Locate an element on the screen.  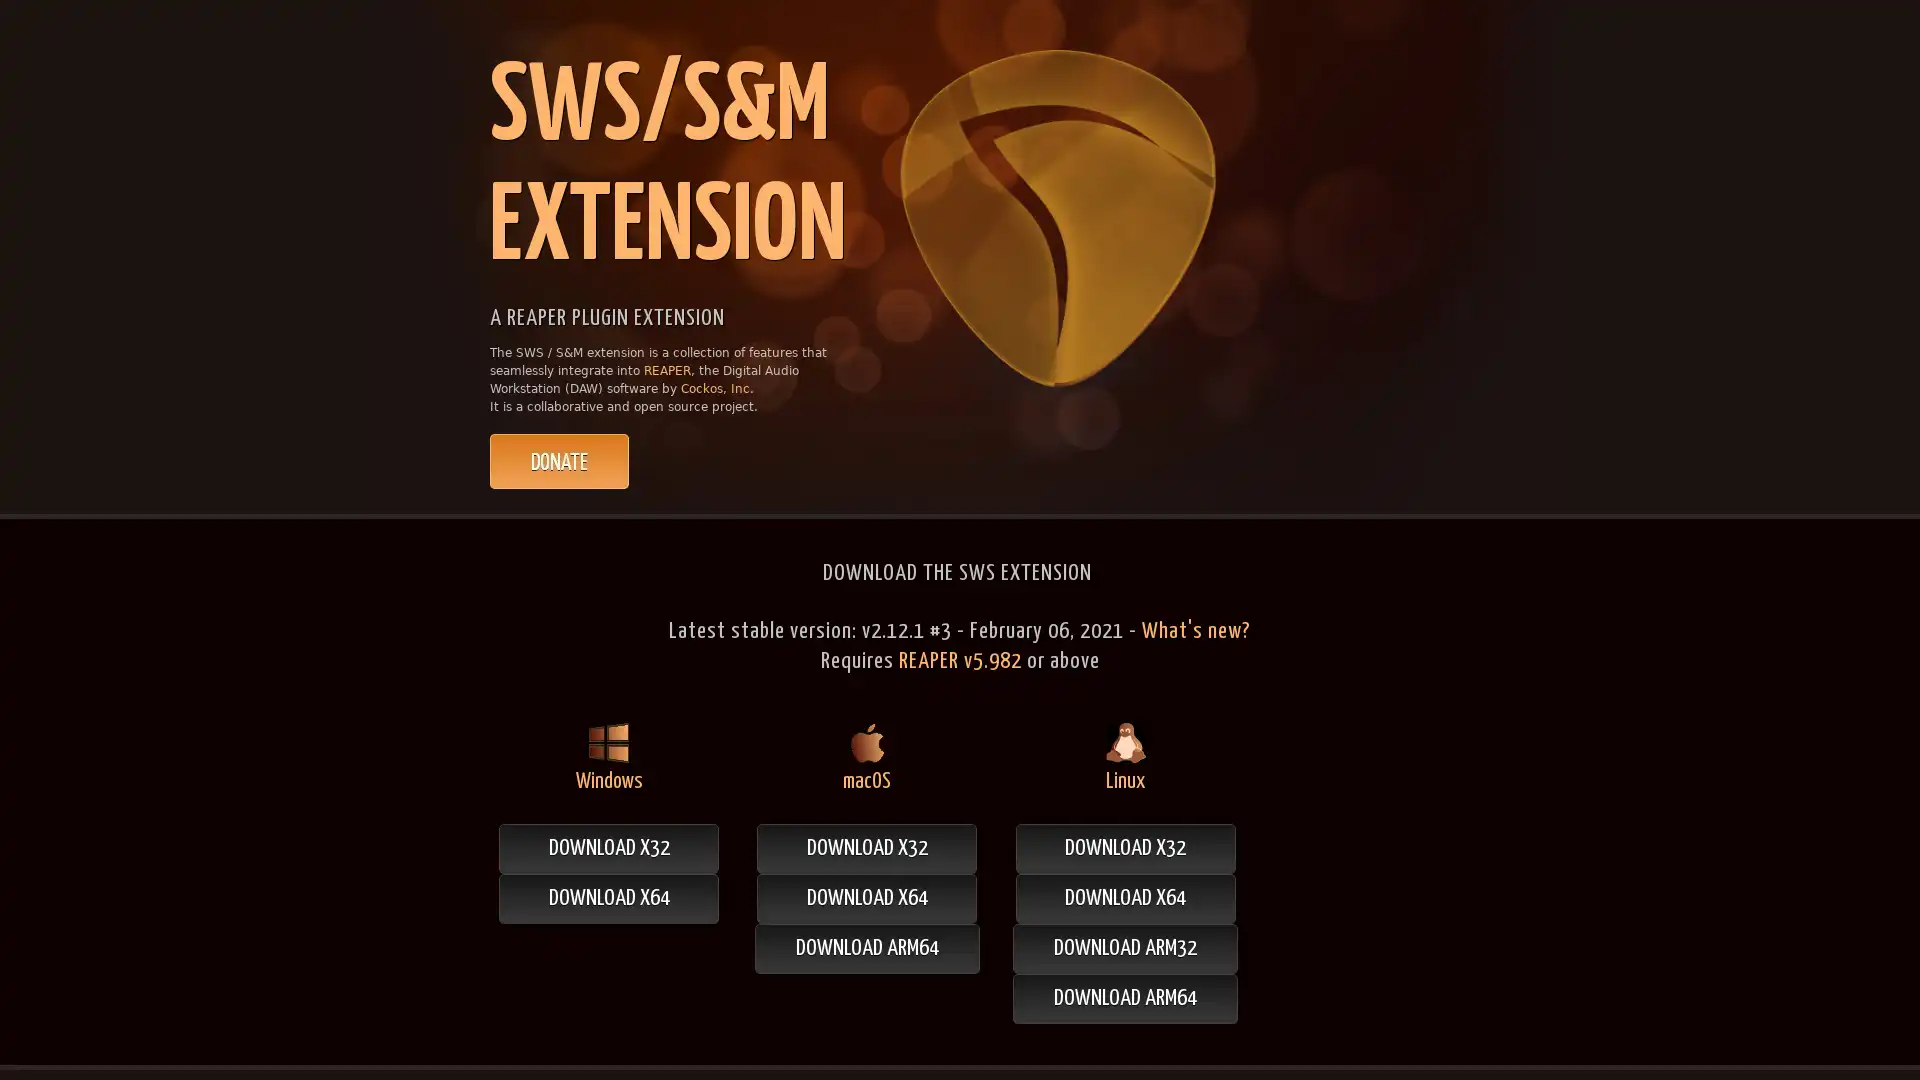
DOWNLOAD ARM64 is located at coordinates (958, 947).